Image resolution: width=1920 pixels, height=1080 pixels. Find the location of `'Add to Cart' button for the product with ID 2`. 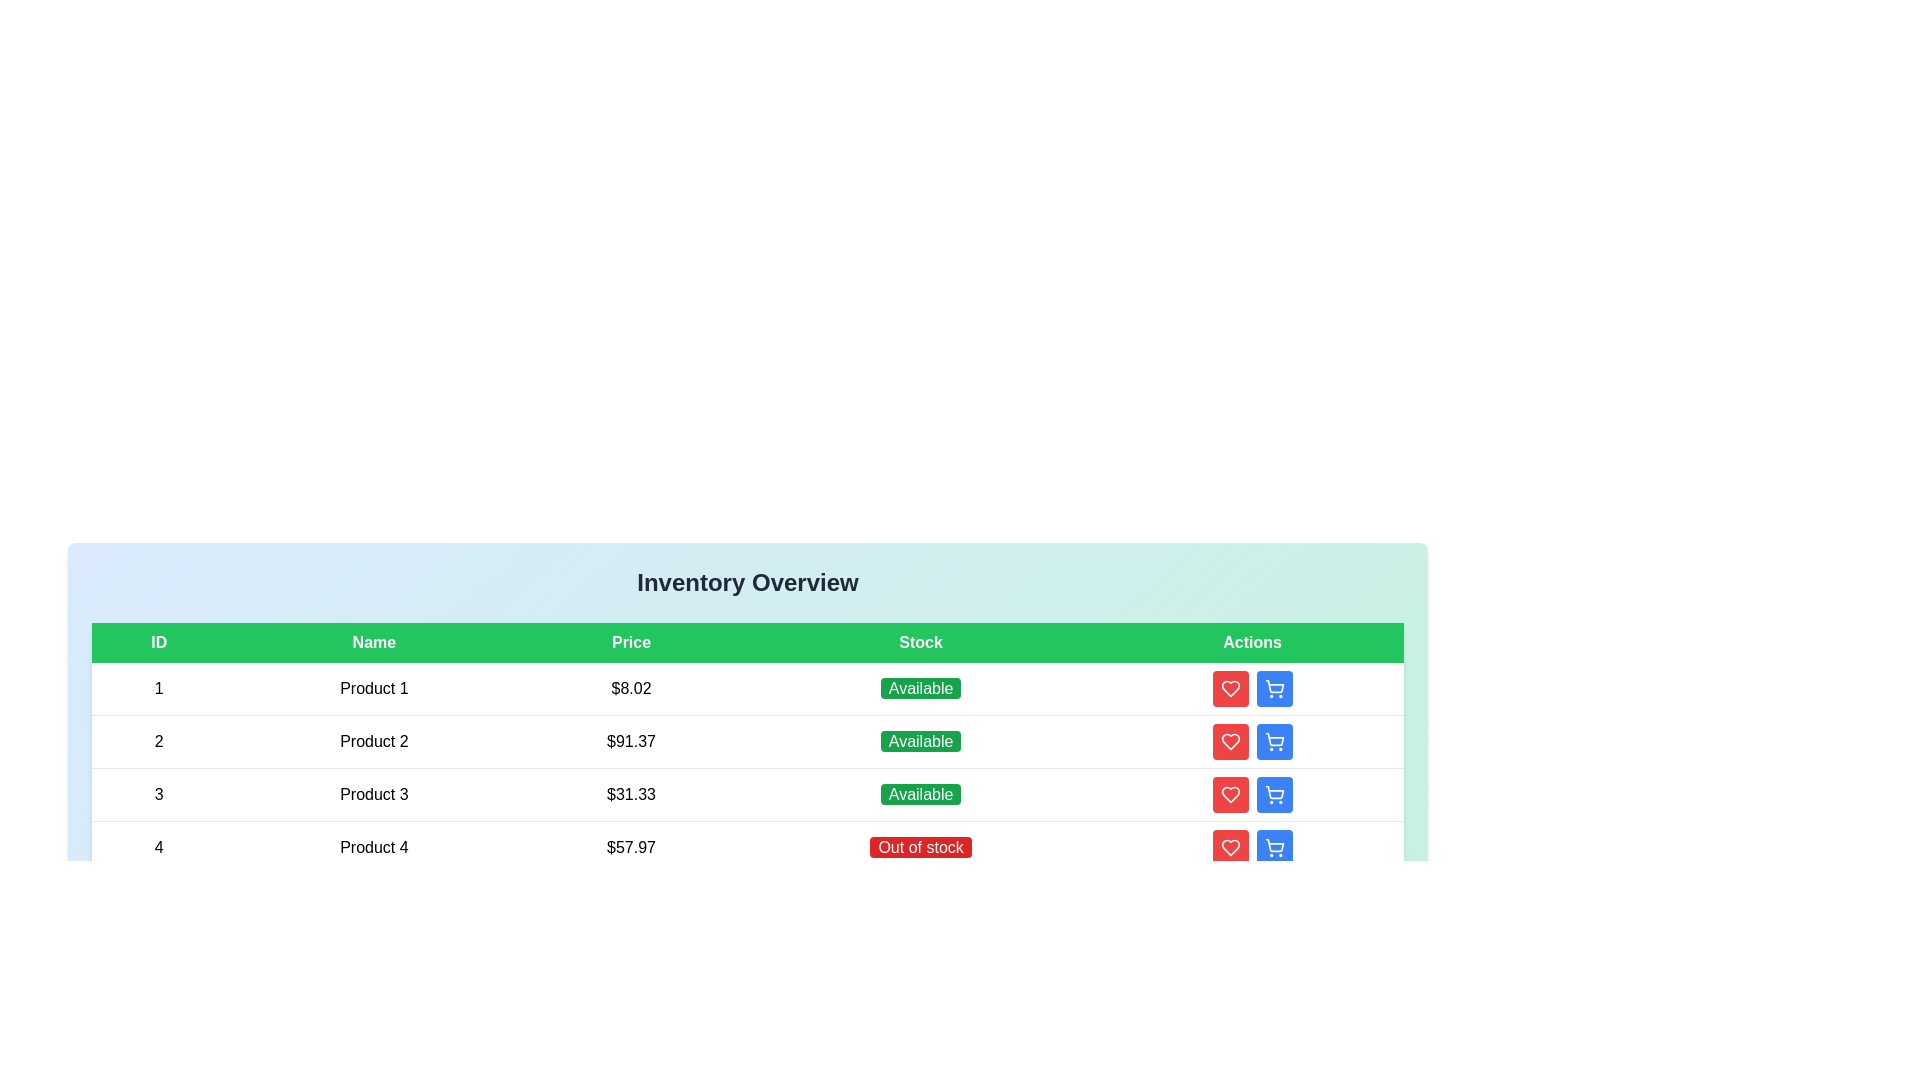

'Add to Cart' button for the product with ID 2 is located at coordinates (1272, 741).